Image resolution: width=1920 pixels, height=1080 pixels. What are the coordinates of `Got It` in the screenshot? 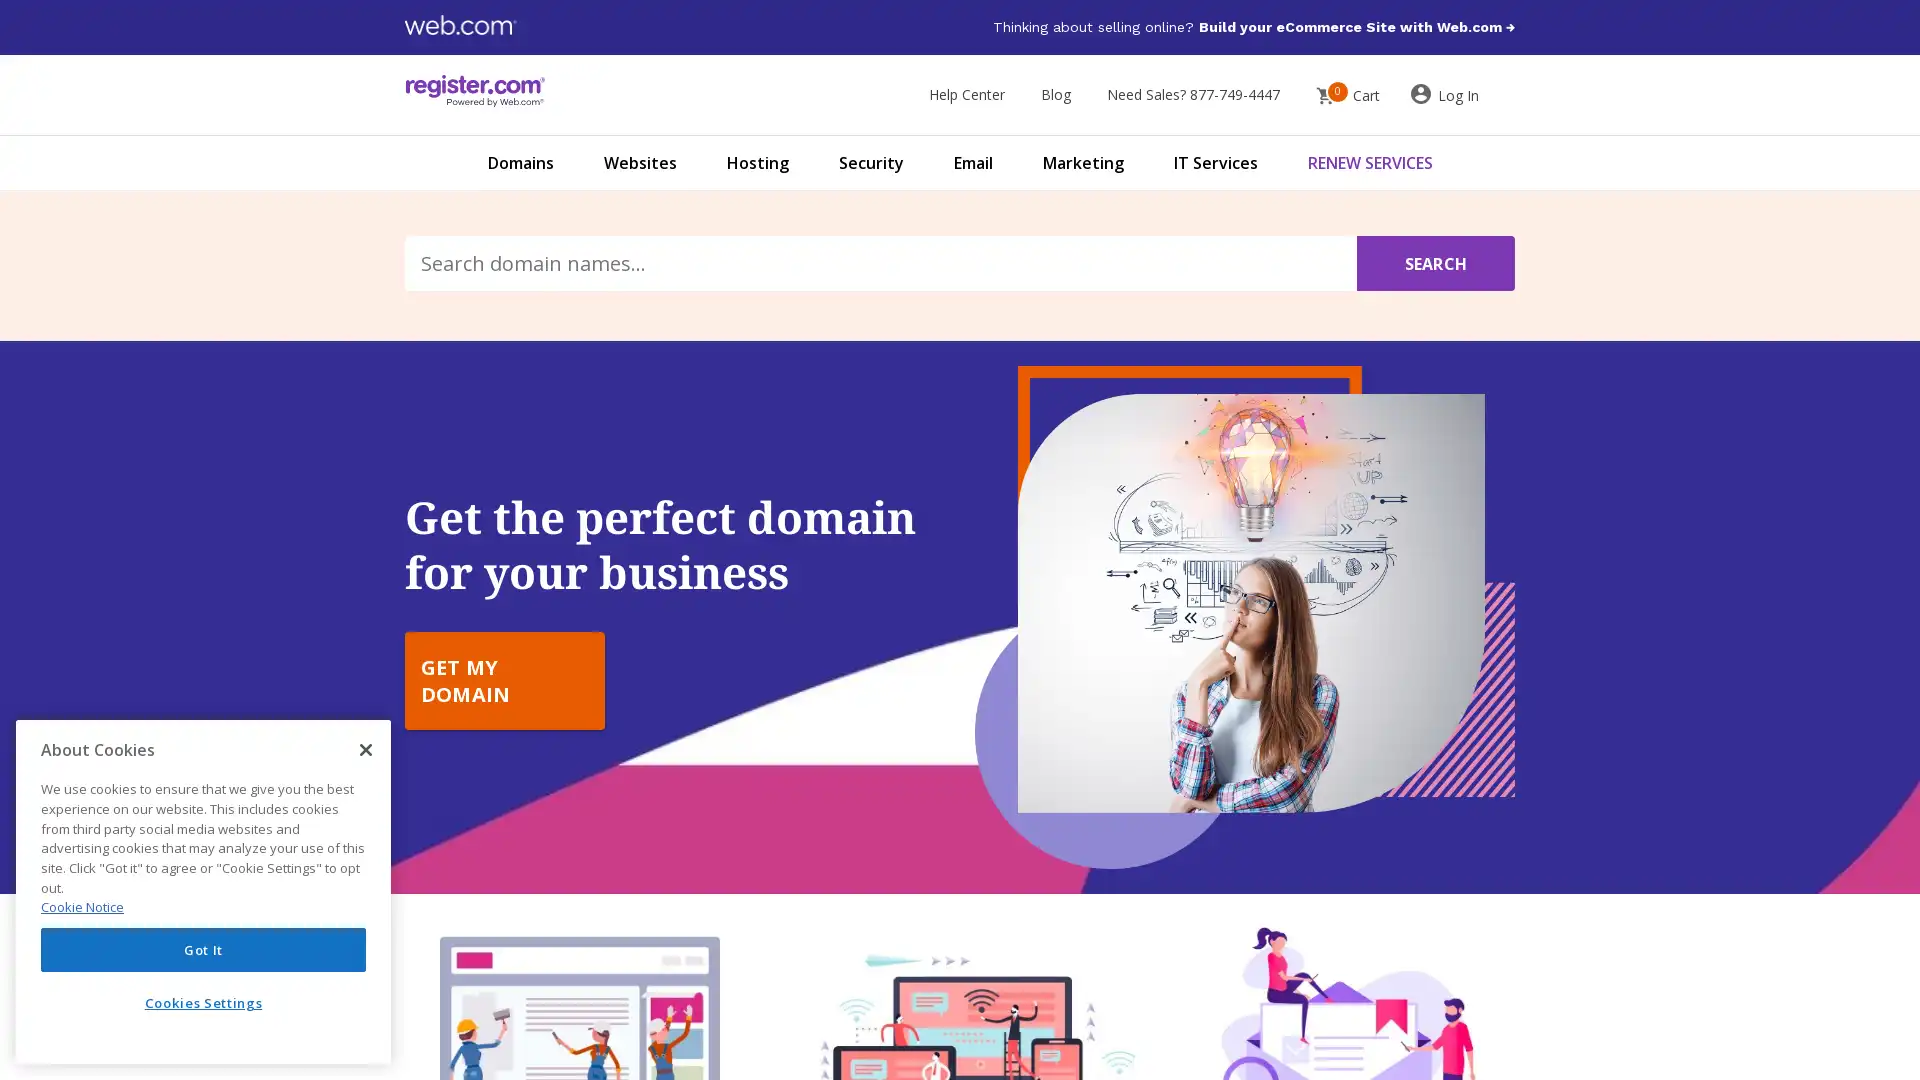 It's located at (203, 948).